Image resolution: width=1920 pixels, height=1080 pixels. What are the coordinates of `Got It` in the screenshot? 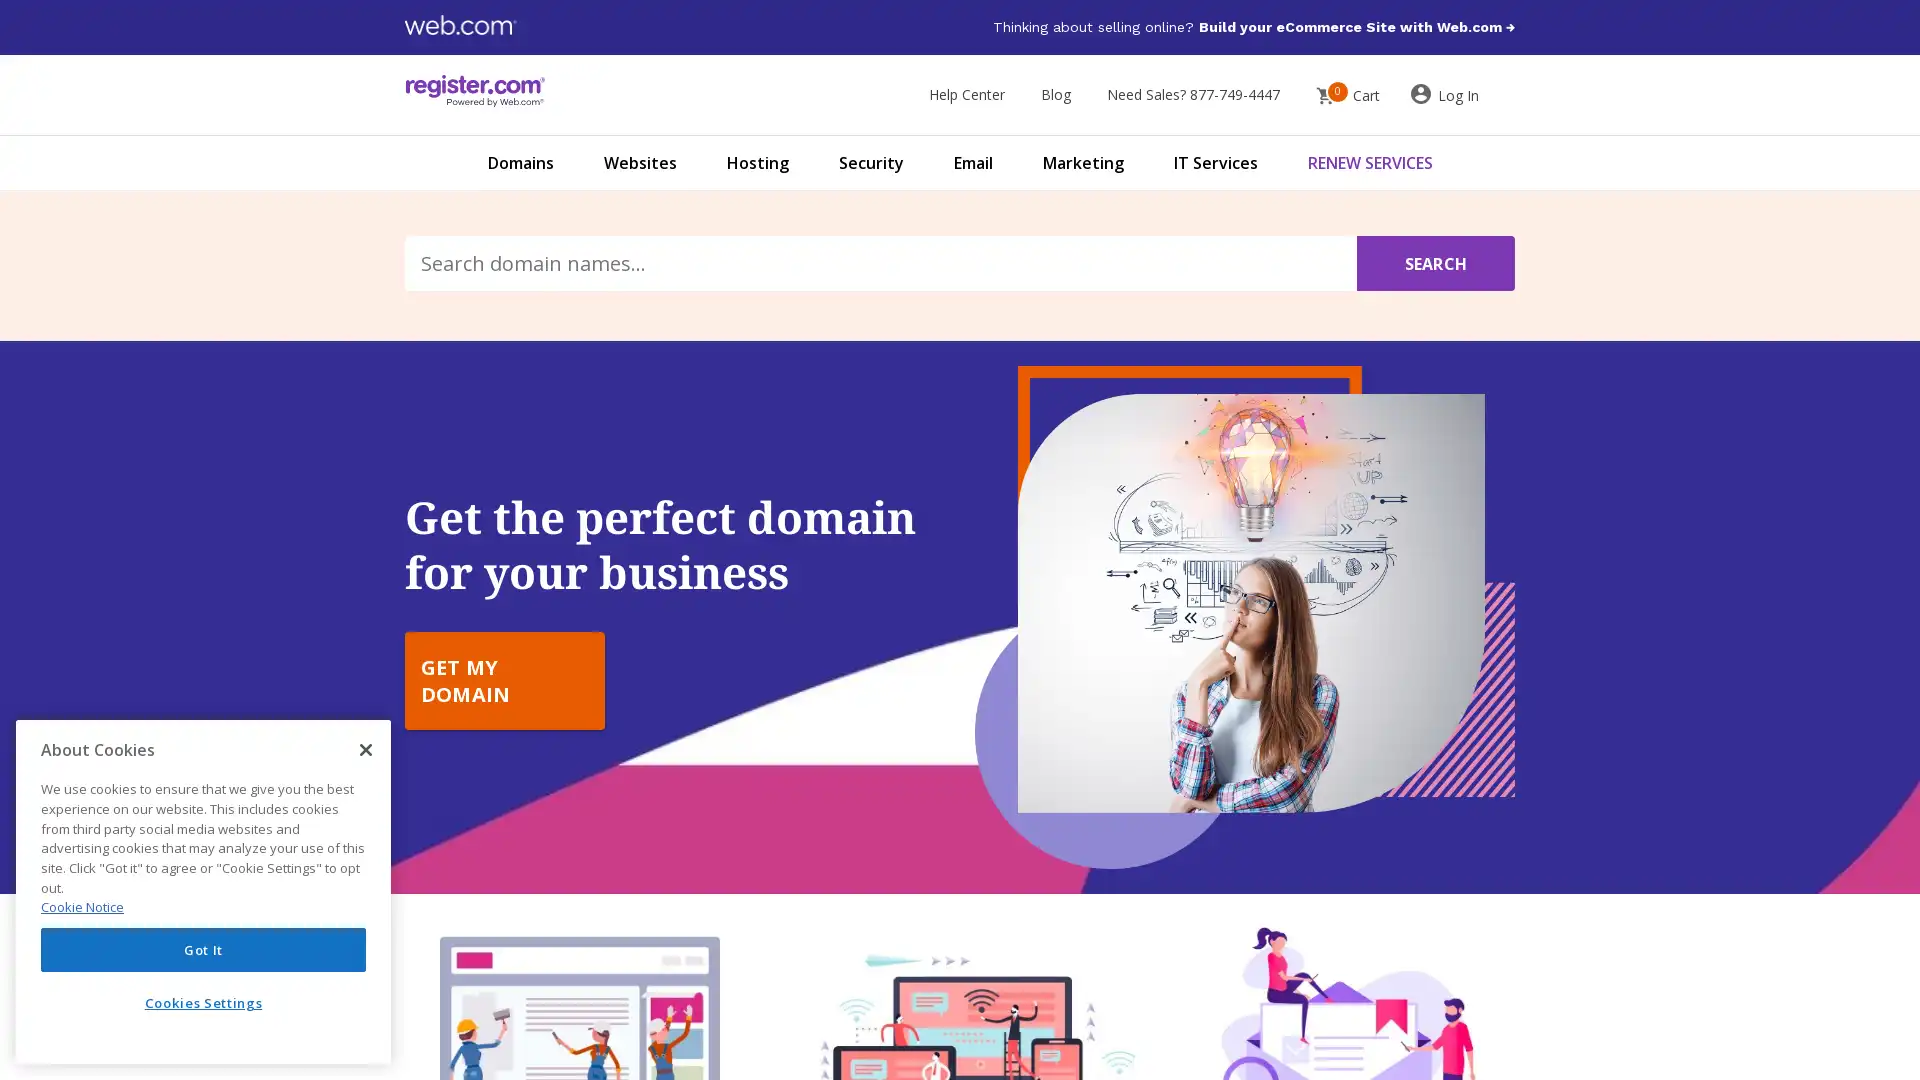 It's located at (203, 948).